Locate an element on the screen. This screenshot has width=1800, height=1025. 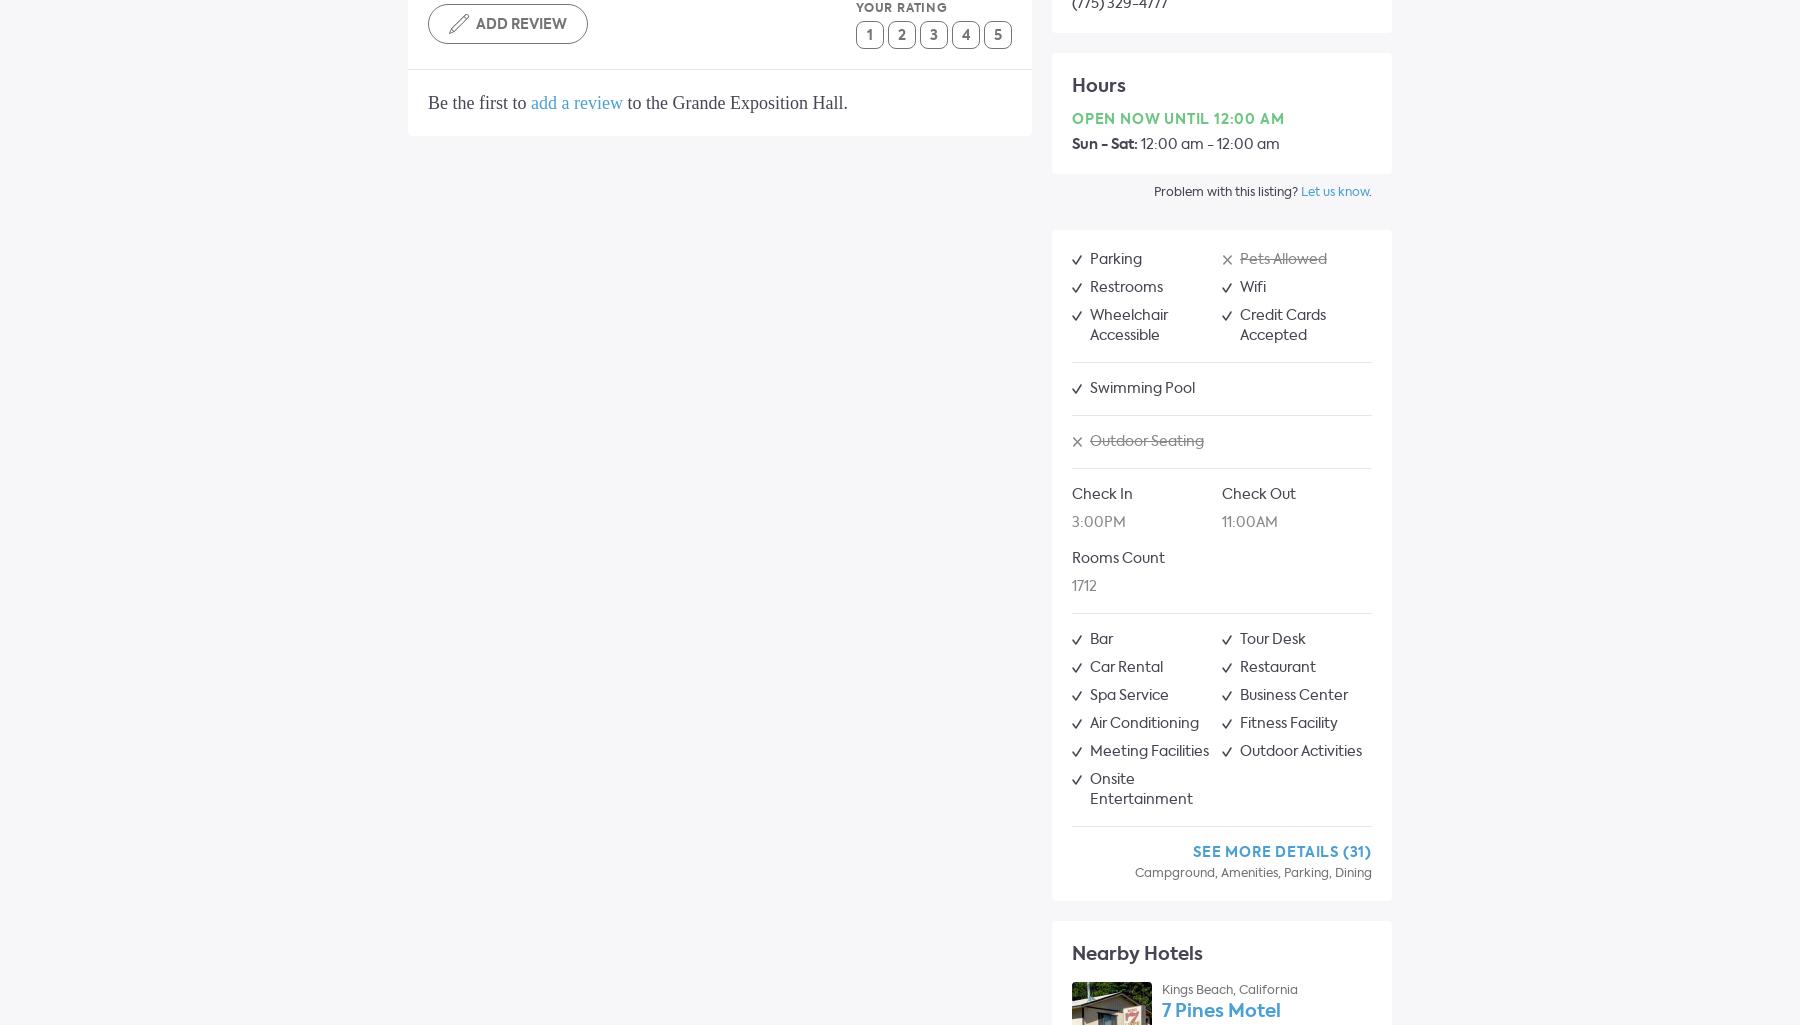
'5' is located at coordinates (996, 34).